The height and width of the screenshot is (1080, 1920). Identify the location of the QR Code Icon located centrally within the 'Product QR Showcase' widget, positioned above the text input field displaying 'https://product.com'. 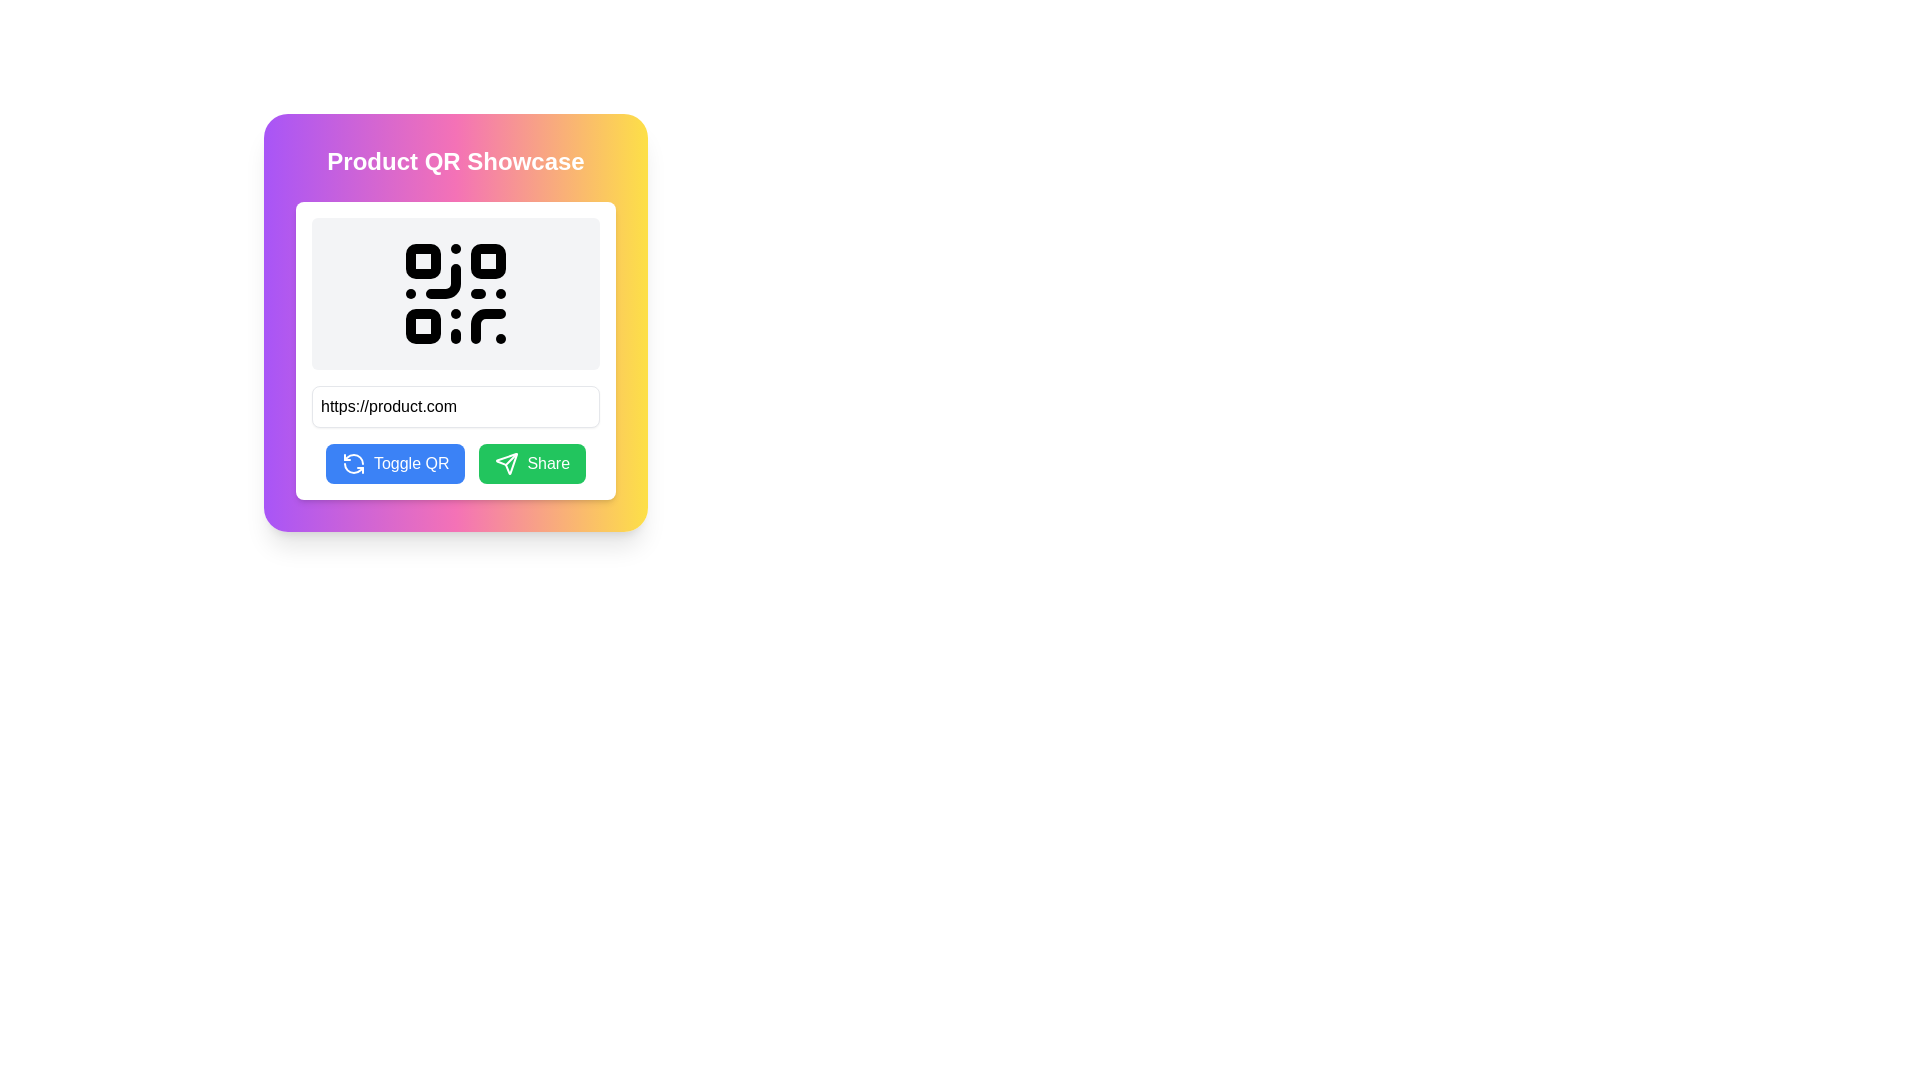
(455, 293).